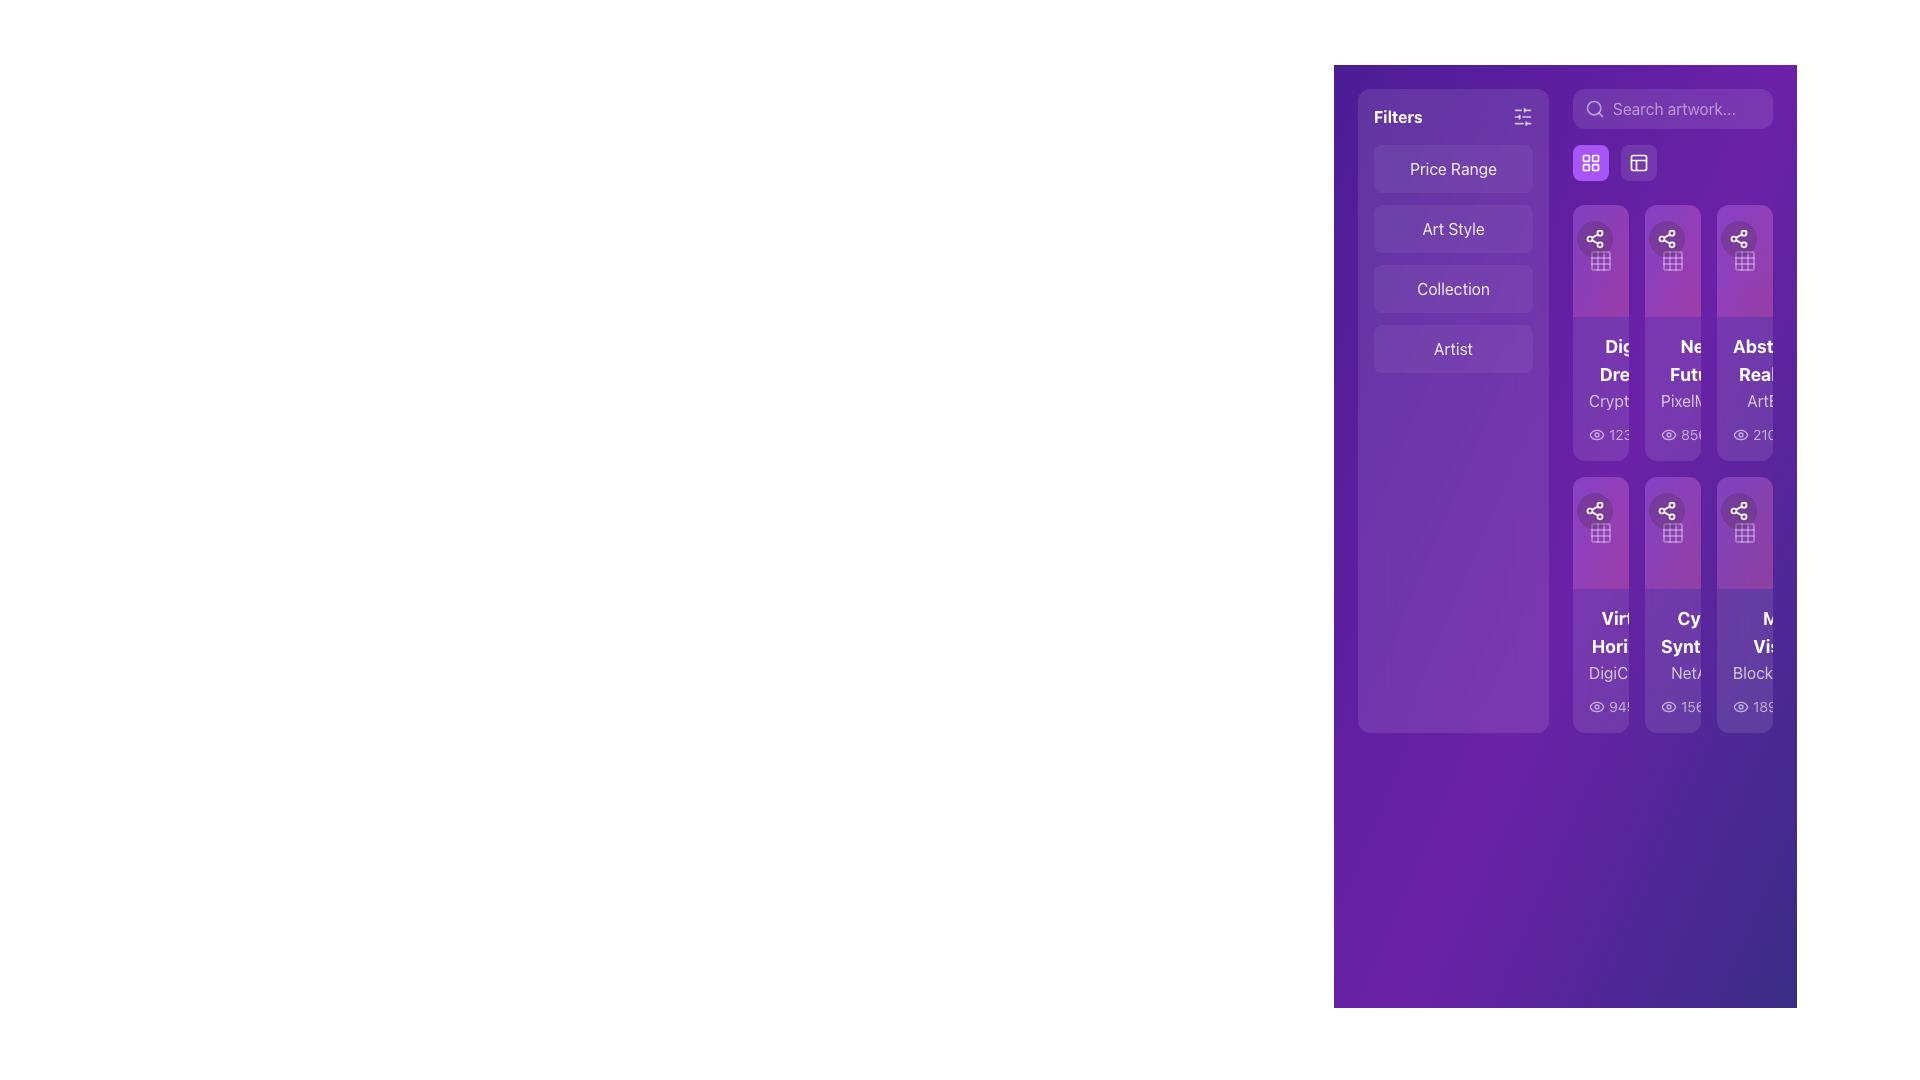 The width and height of the screenshot is (1920, 1080). Describe the element at coordinates (1740, 705) in the screenshot. I see `the visibility icon located to the left of the numeric text '1890' in the bottom-right section of the interface` at that location.